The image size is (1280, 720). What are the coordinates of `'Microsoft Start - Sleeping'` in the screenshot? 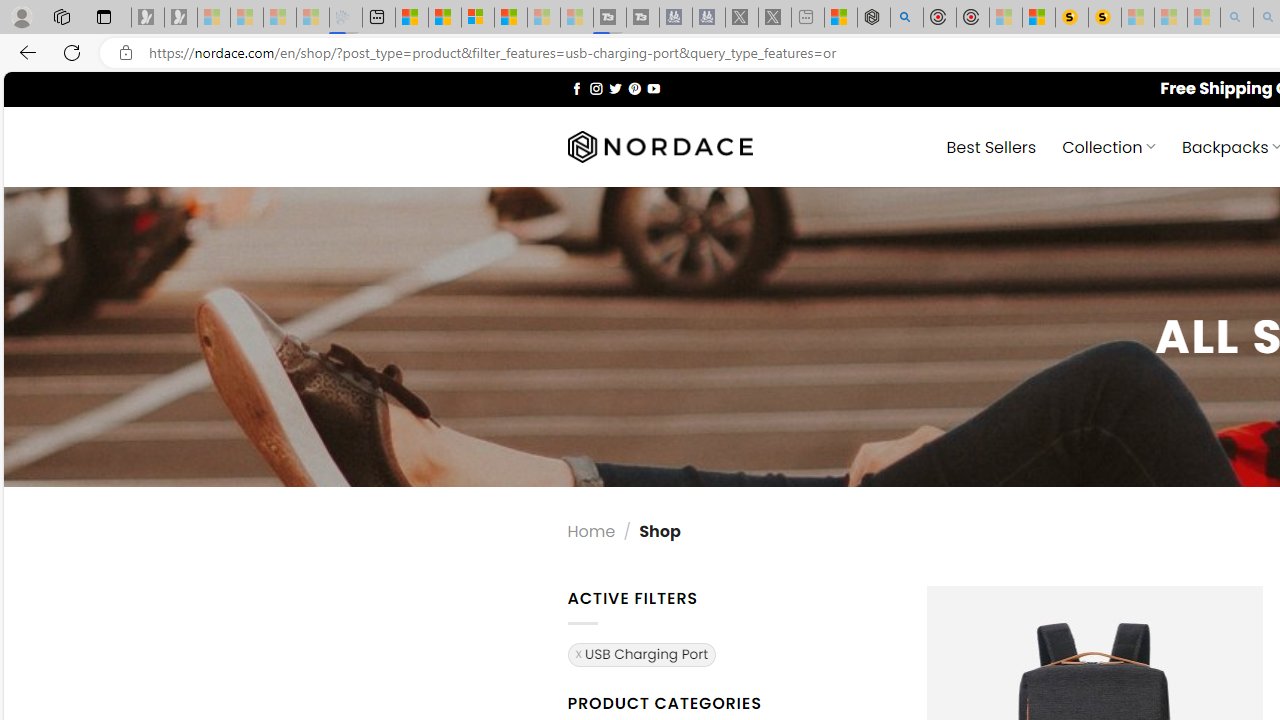 It's located at (544, 17).